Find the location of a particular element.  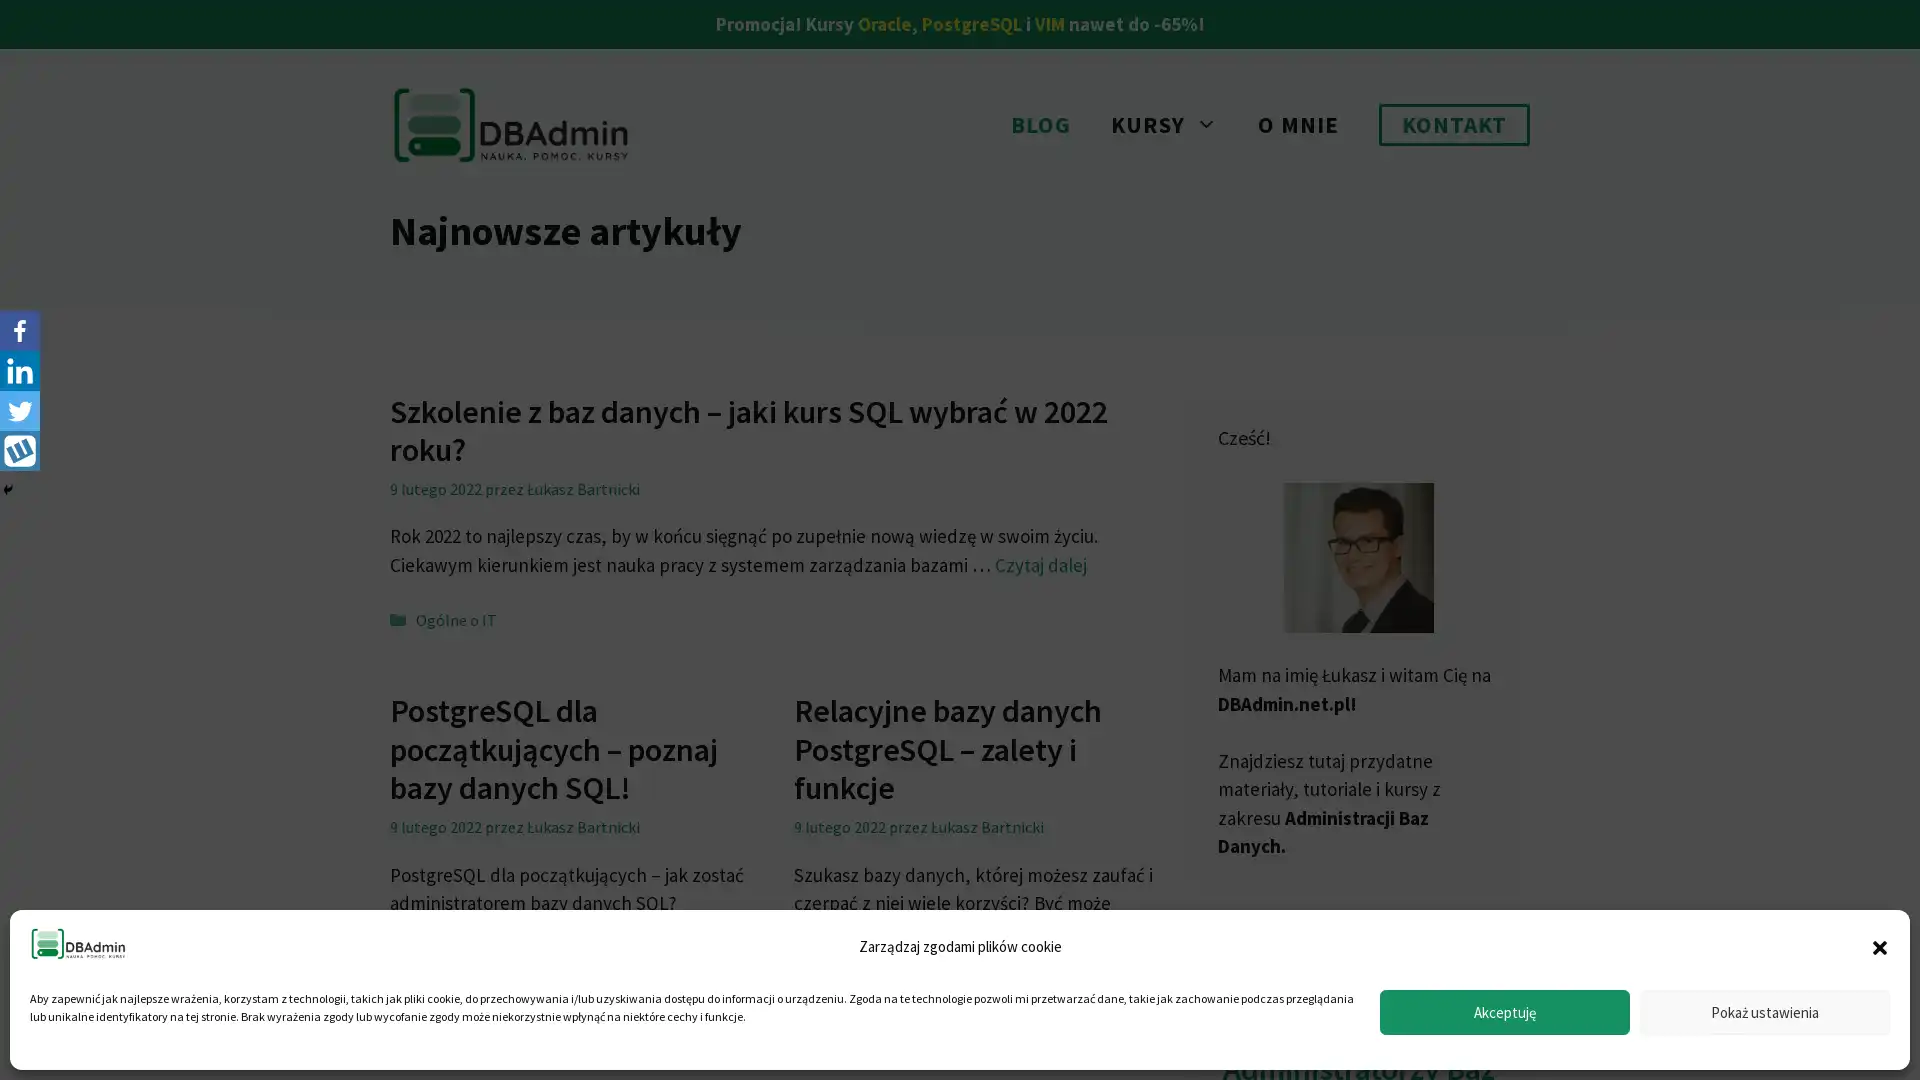

Pokaz ustawienia is located at coordinates (1765, 1012).